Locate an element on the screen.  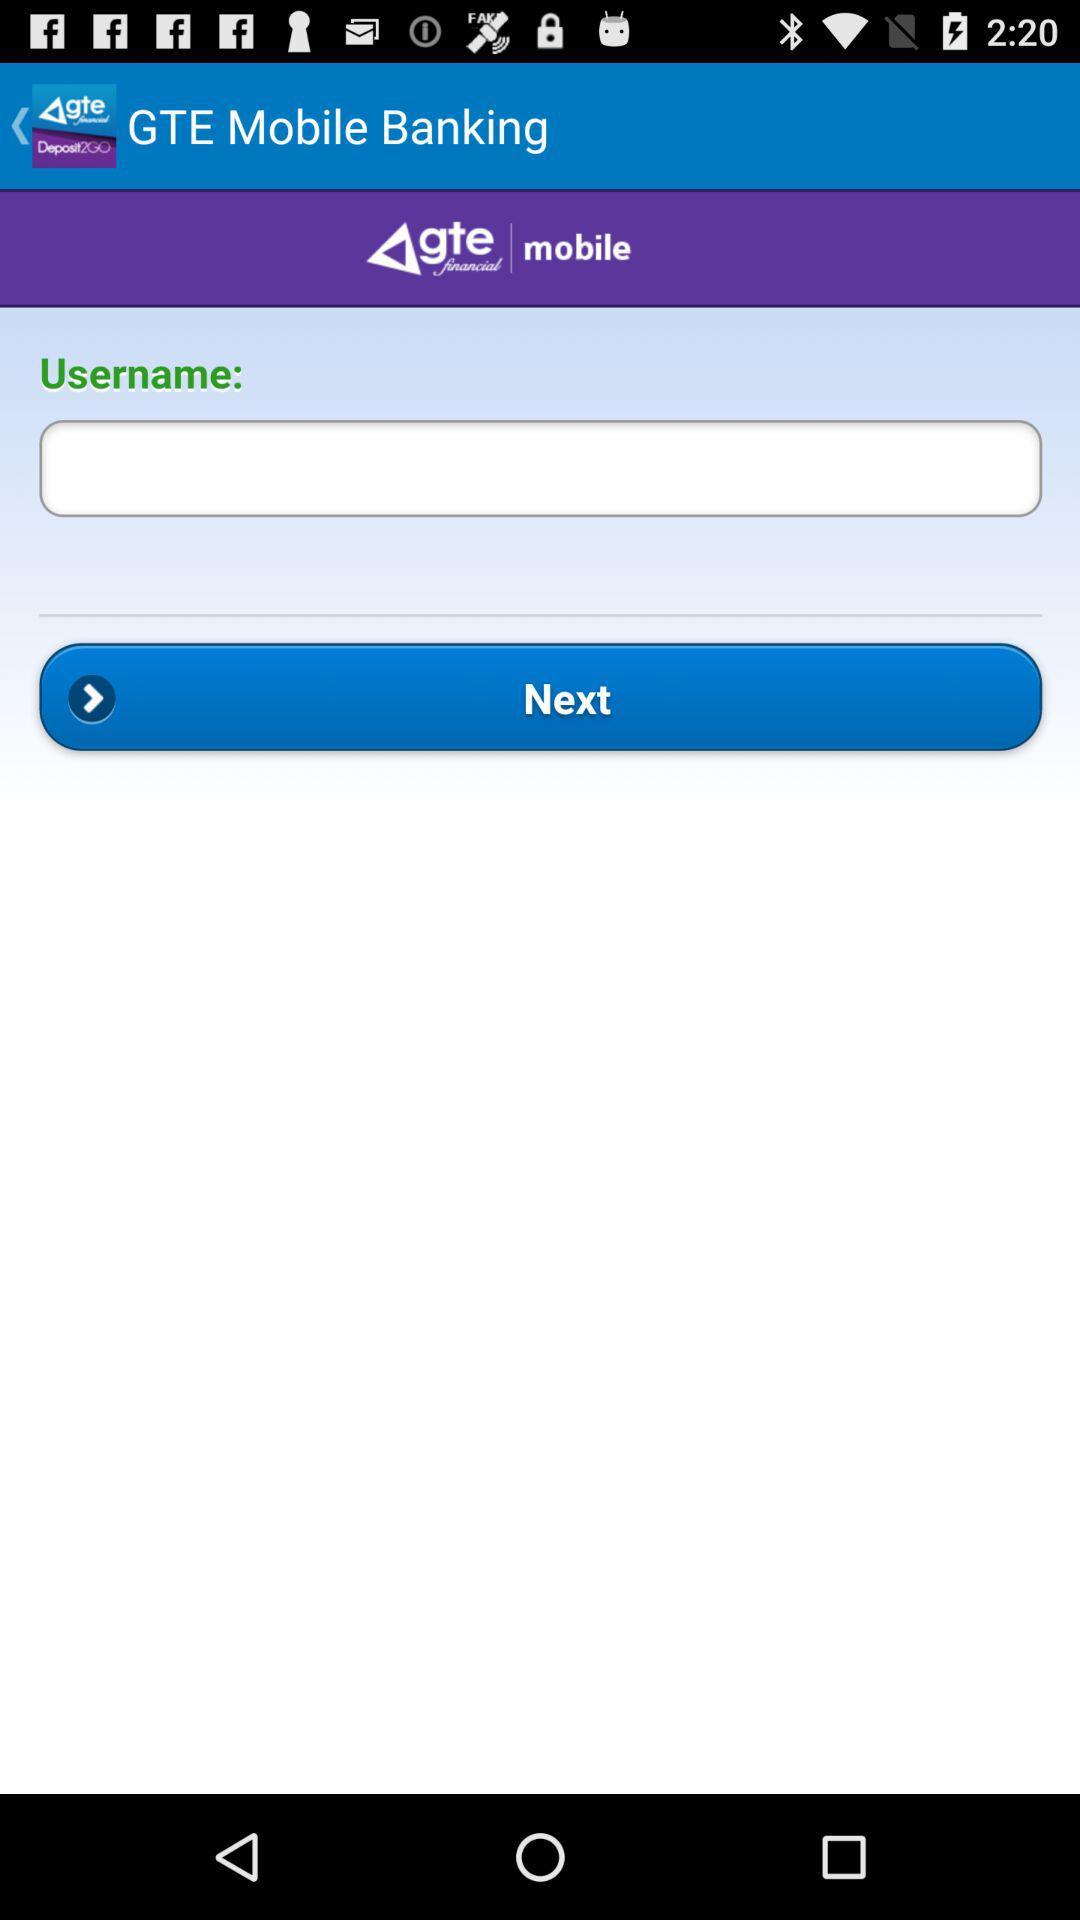
get mobile banking open is located at coordinates (540, 991).